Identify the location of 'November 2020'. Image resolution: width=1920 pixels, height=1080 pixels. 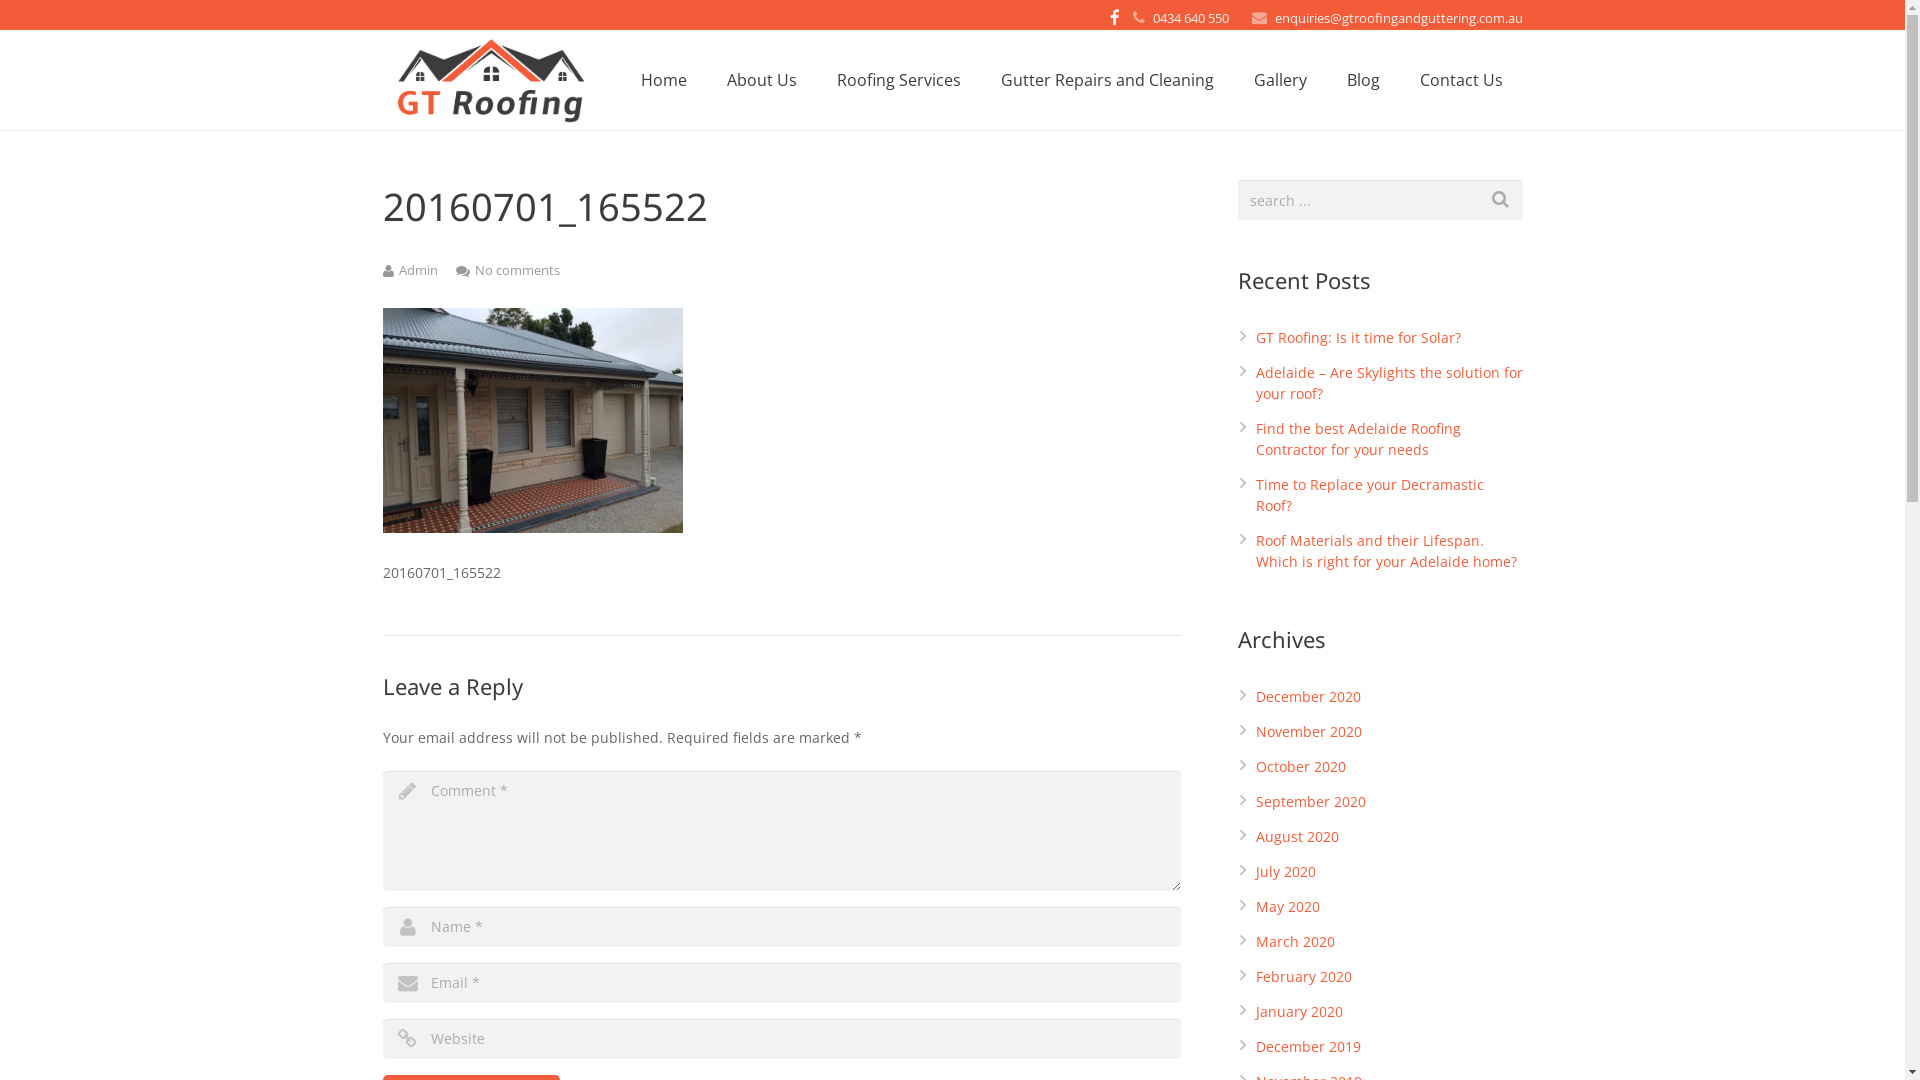
(1309, 731).